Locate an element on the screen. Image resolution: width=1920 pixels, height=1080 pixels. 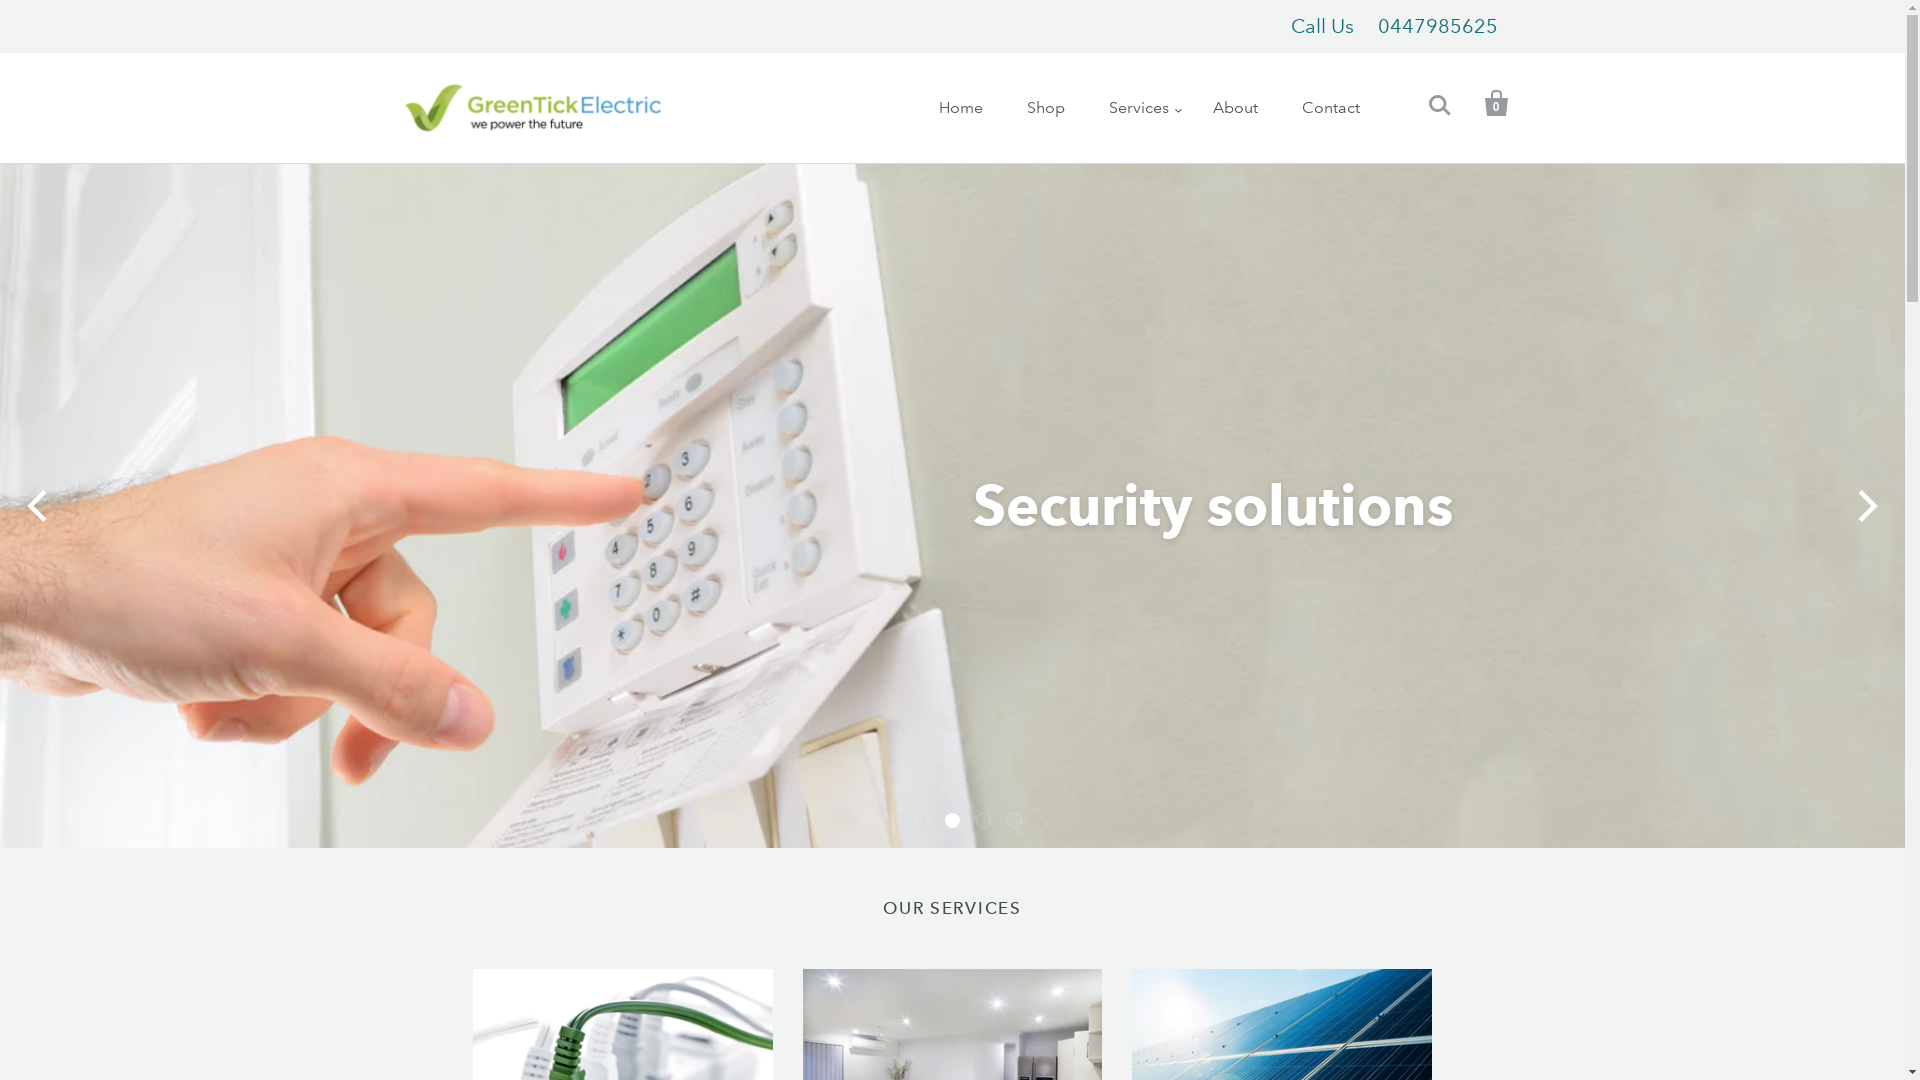
'Contact' is located at coordinates (1330, 106).